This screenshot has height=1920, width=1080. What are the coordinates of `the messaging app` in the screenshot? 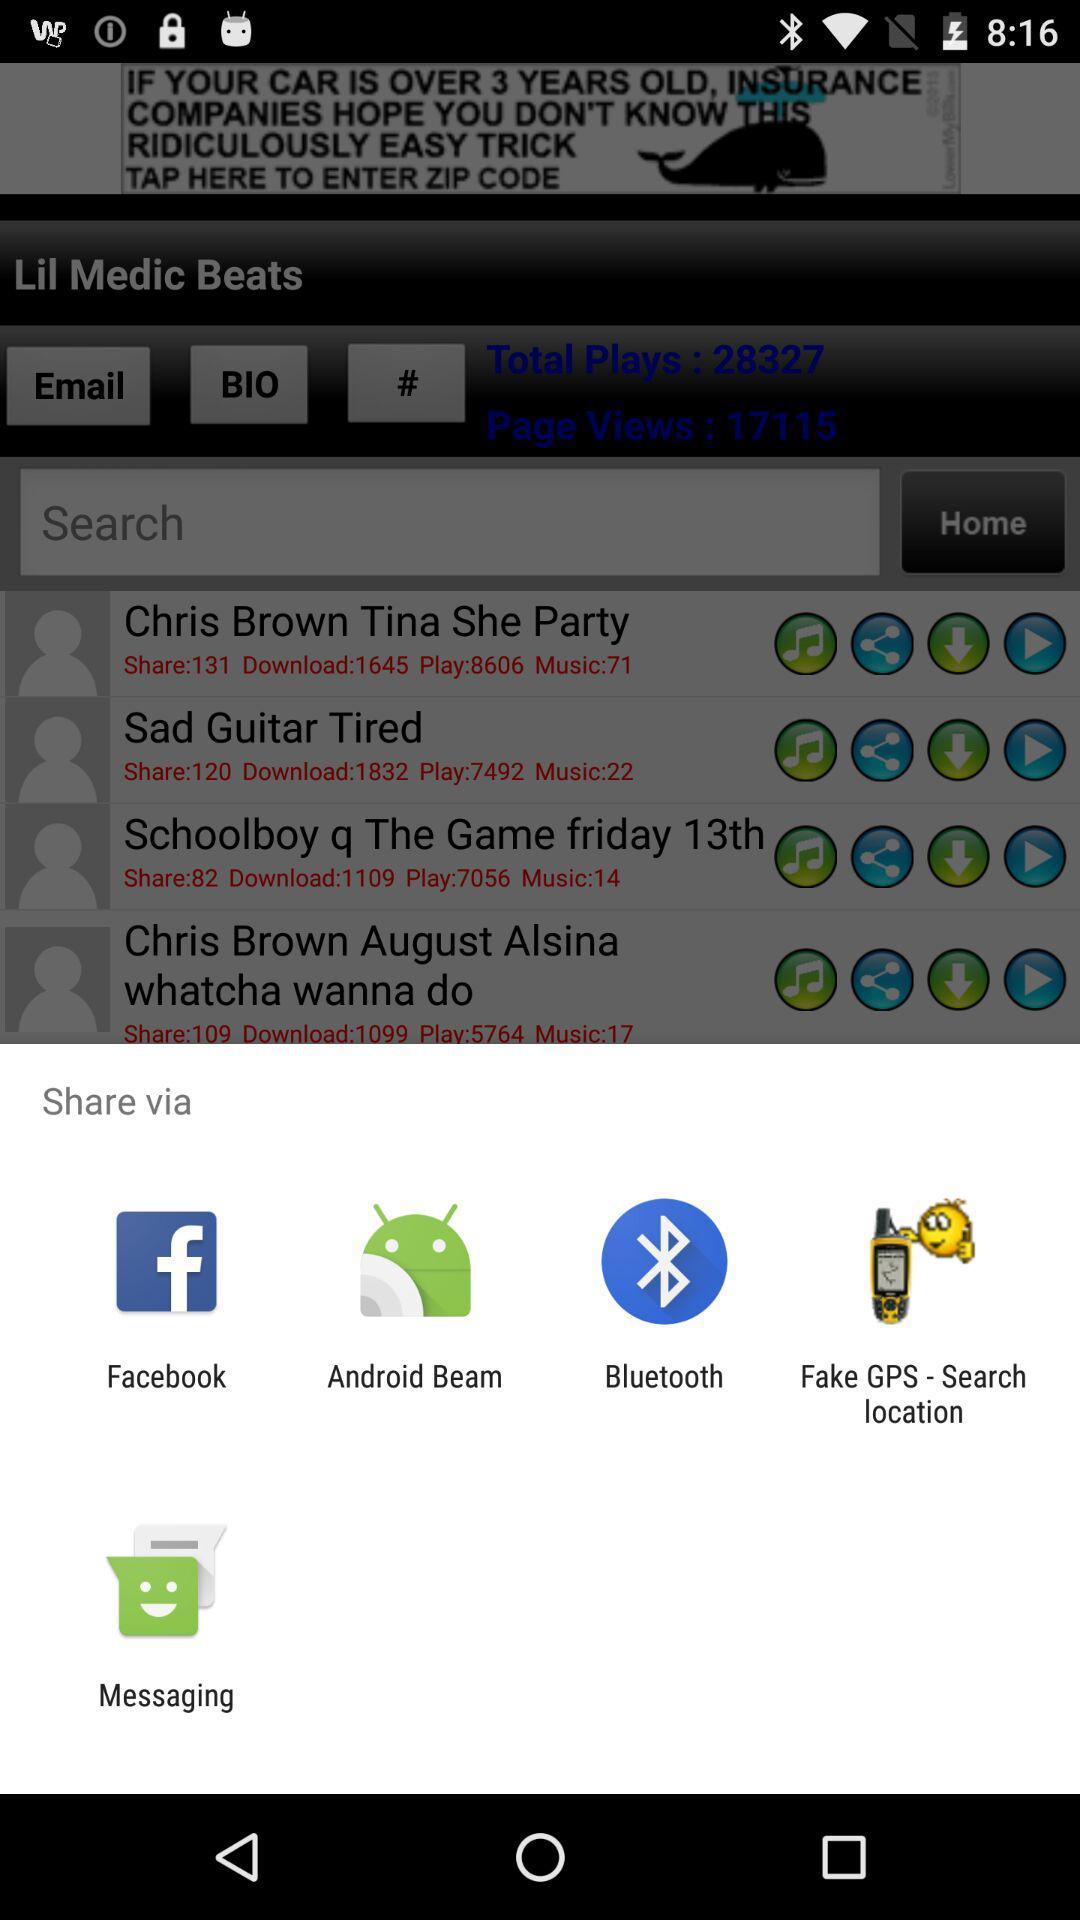 It's located at (165, 1711).